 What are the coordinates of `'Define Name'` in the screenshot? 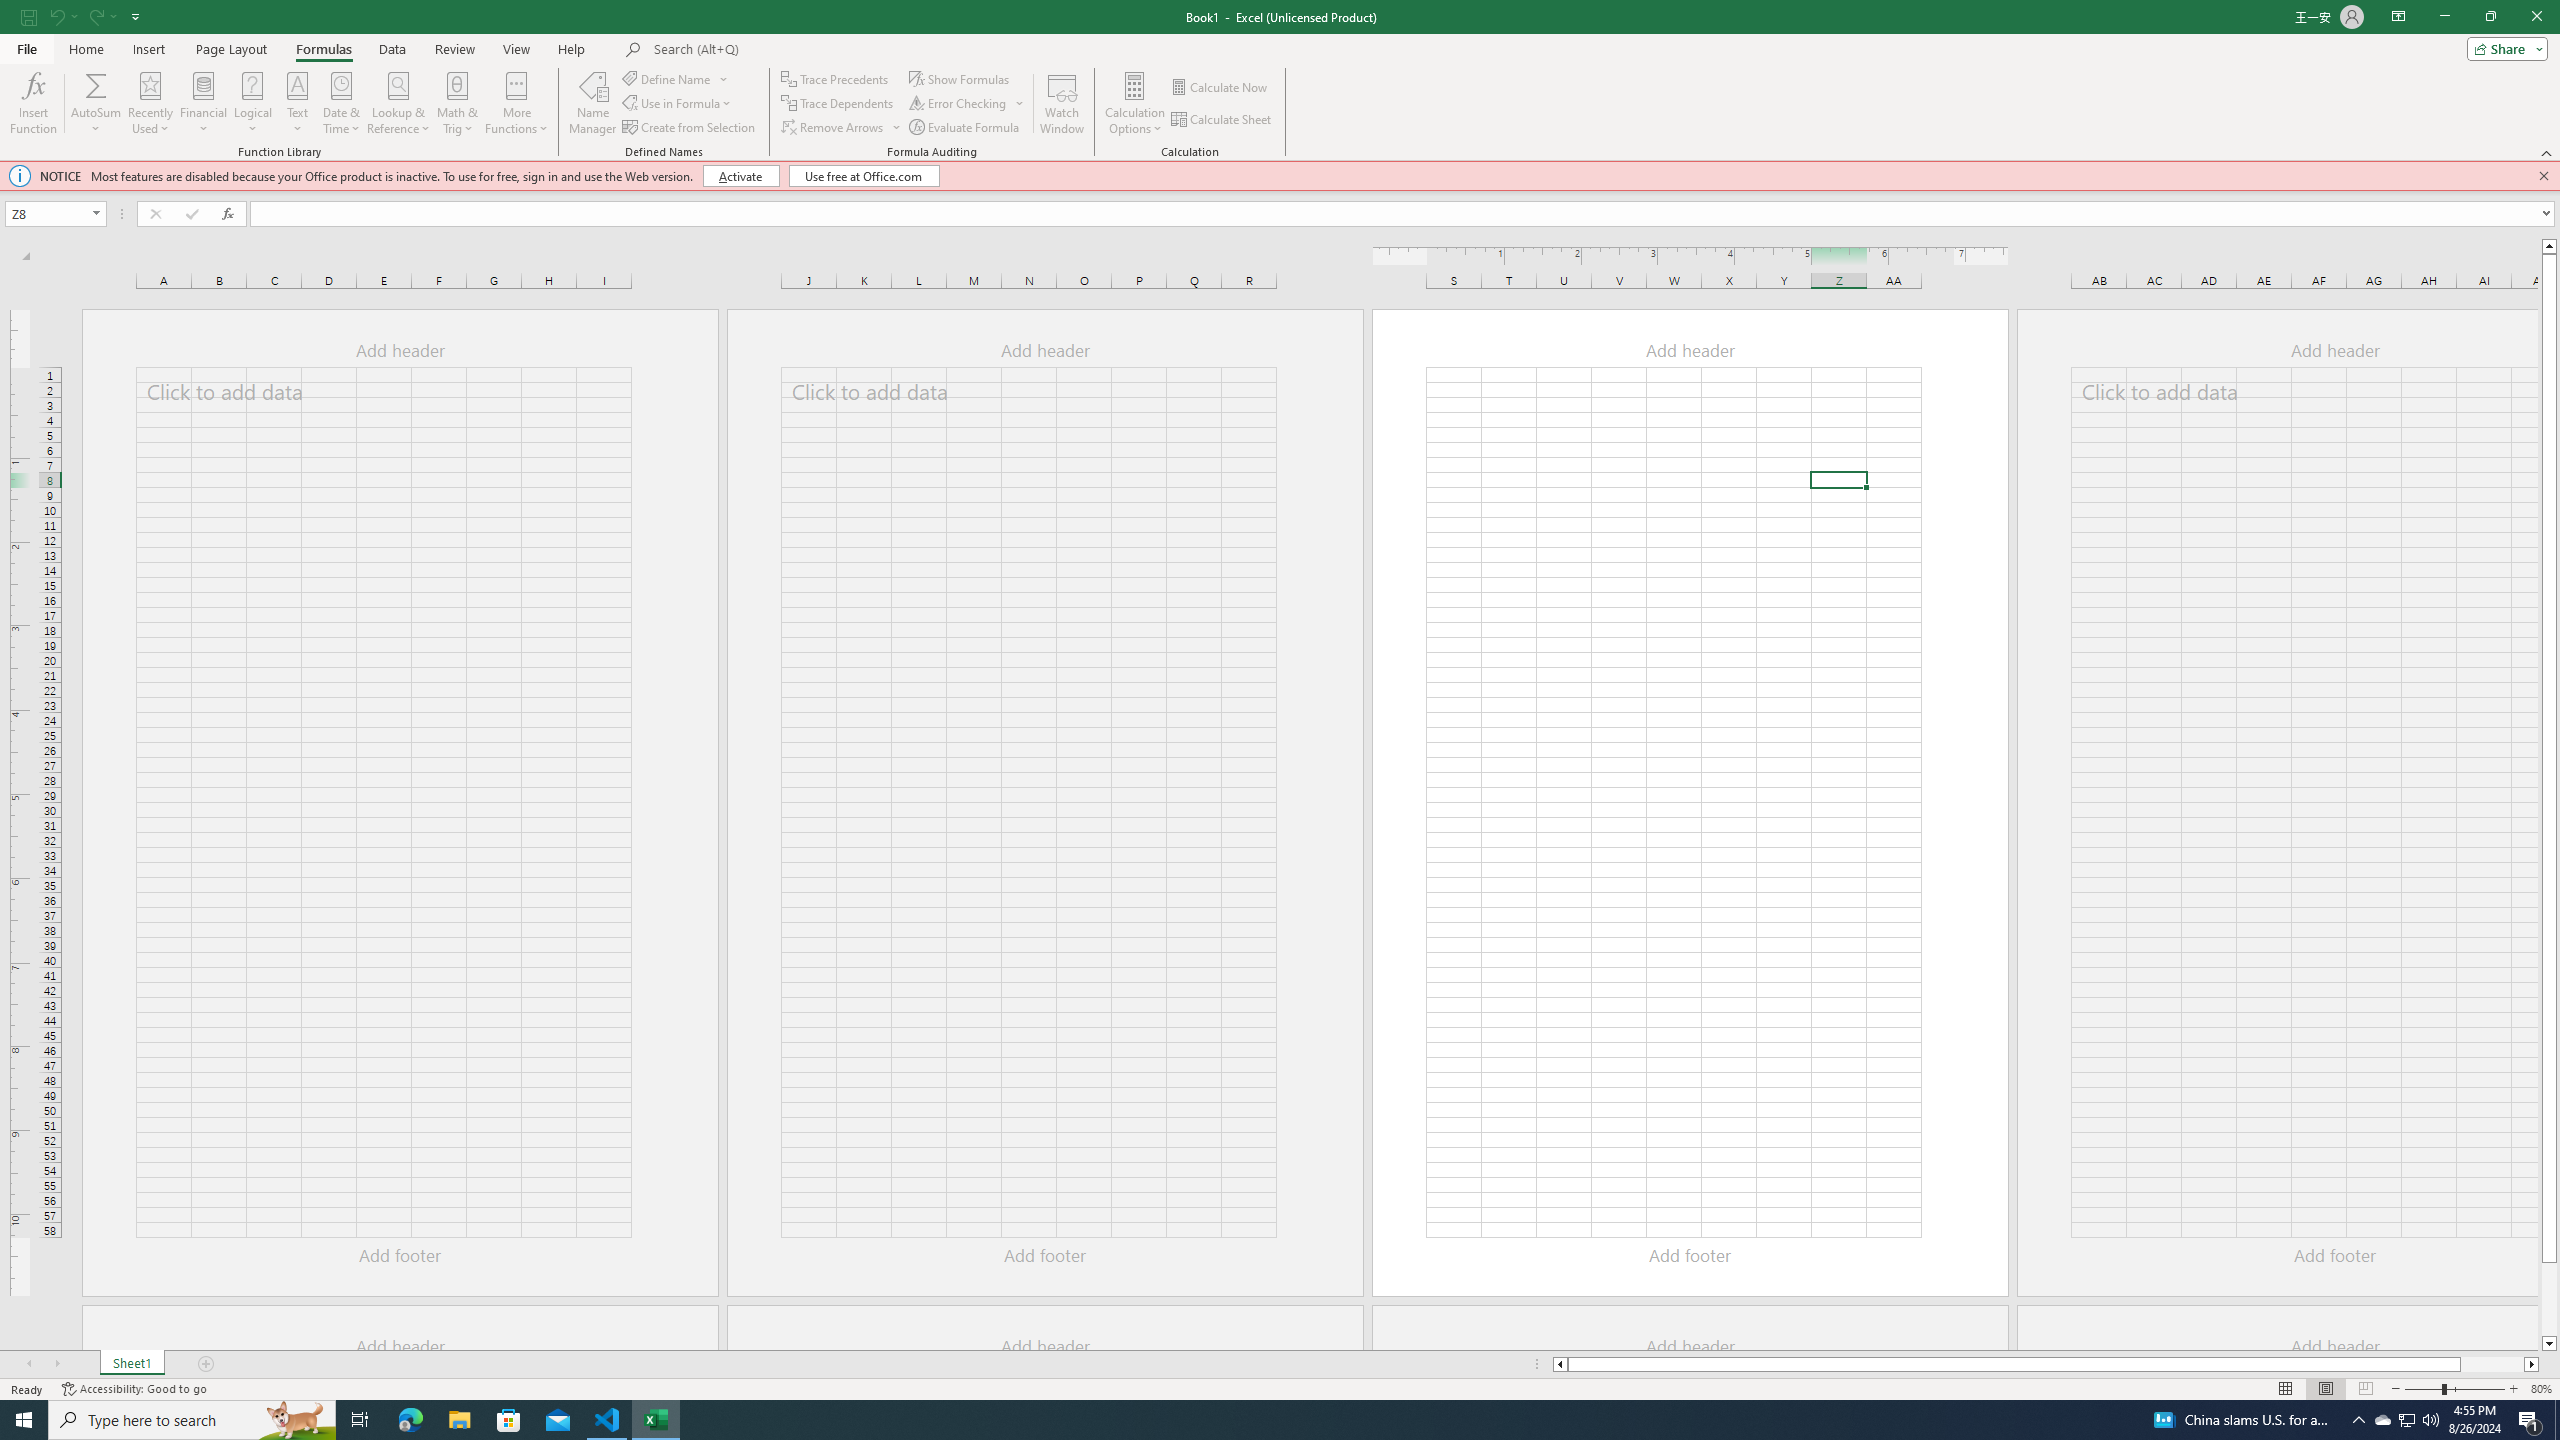 It's located at (674, 78).